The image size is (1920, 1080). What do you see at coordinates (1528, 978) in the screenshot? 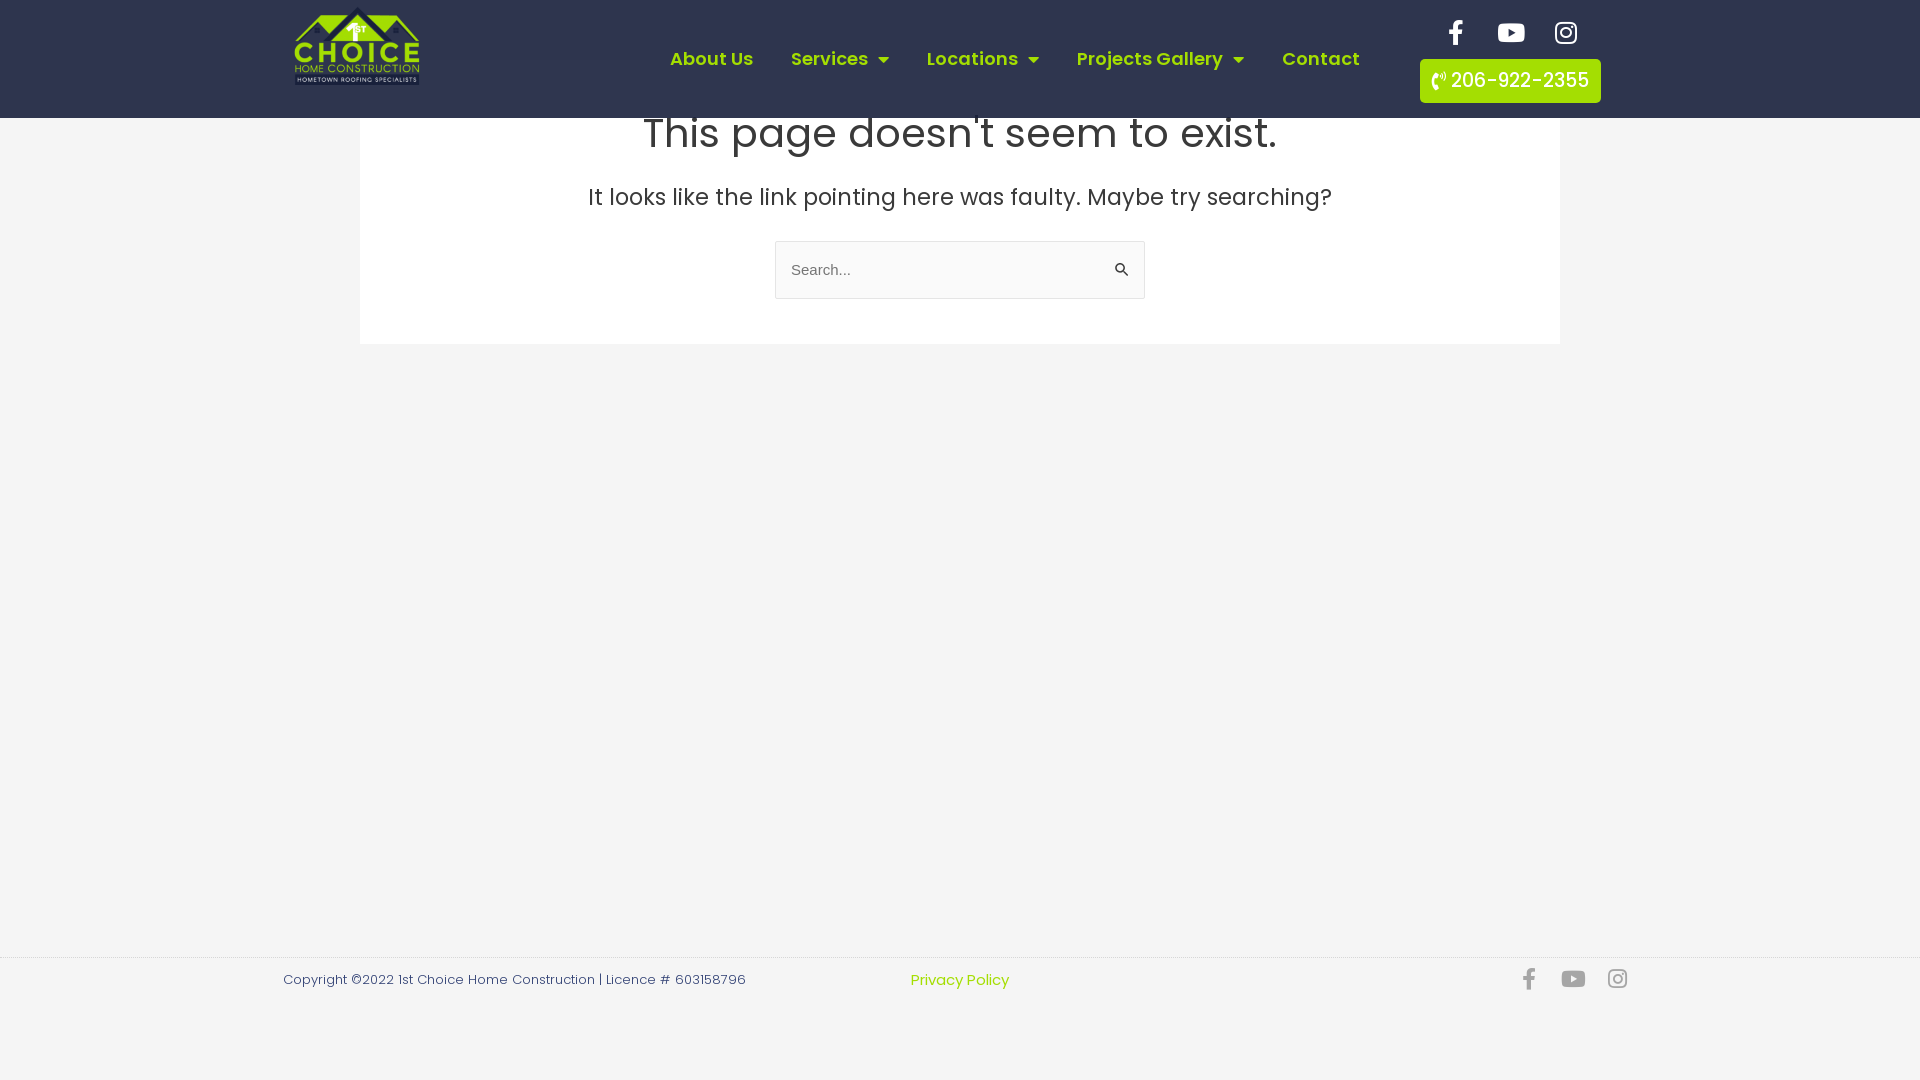
I see `'Facebook-f'` at bounding box center [1528, 978].